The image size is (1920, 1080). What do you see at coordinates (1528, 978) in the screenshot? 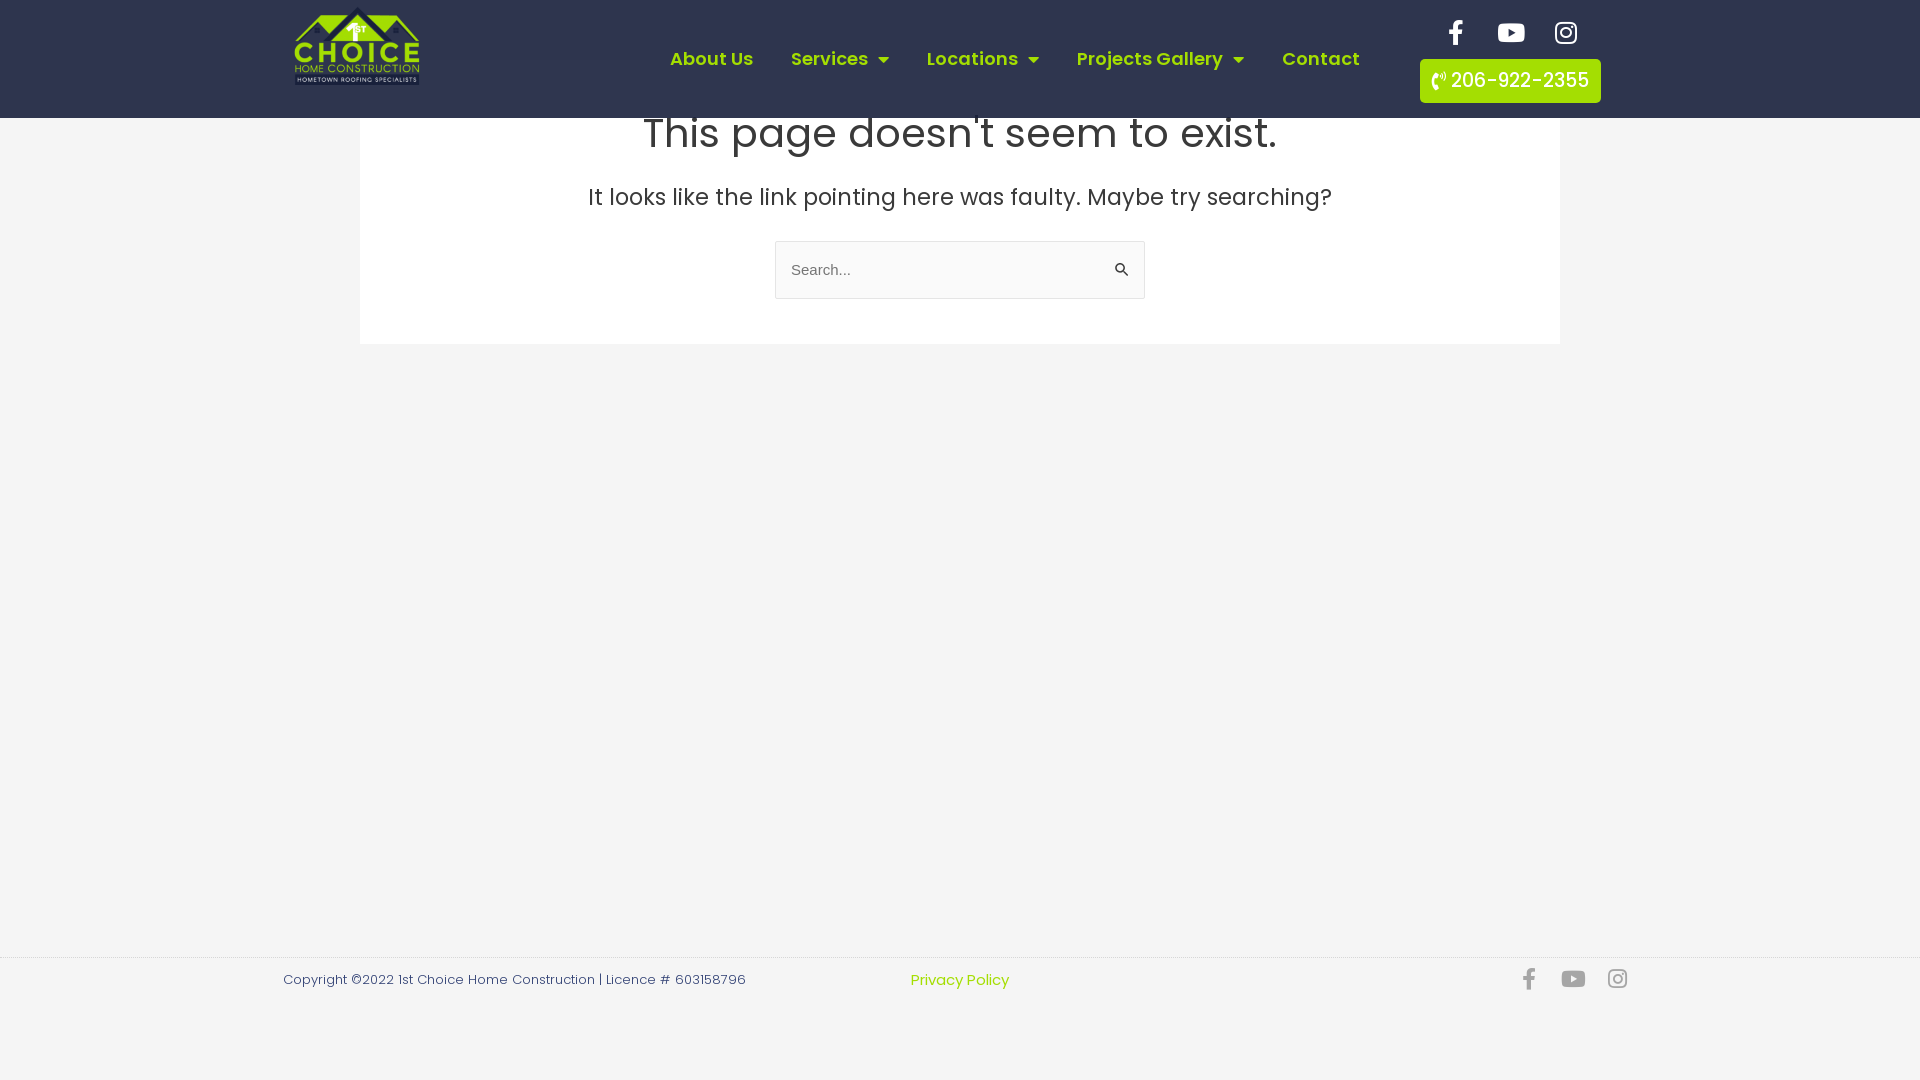
I see `'Facebook-f'` at bounding box center [1528, 978].